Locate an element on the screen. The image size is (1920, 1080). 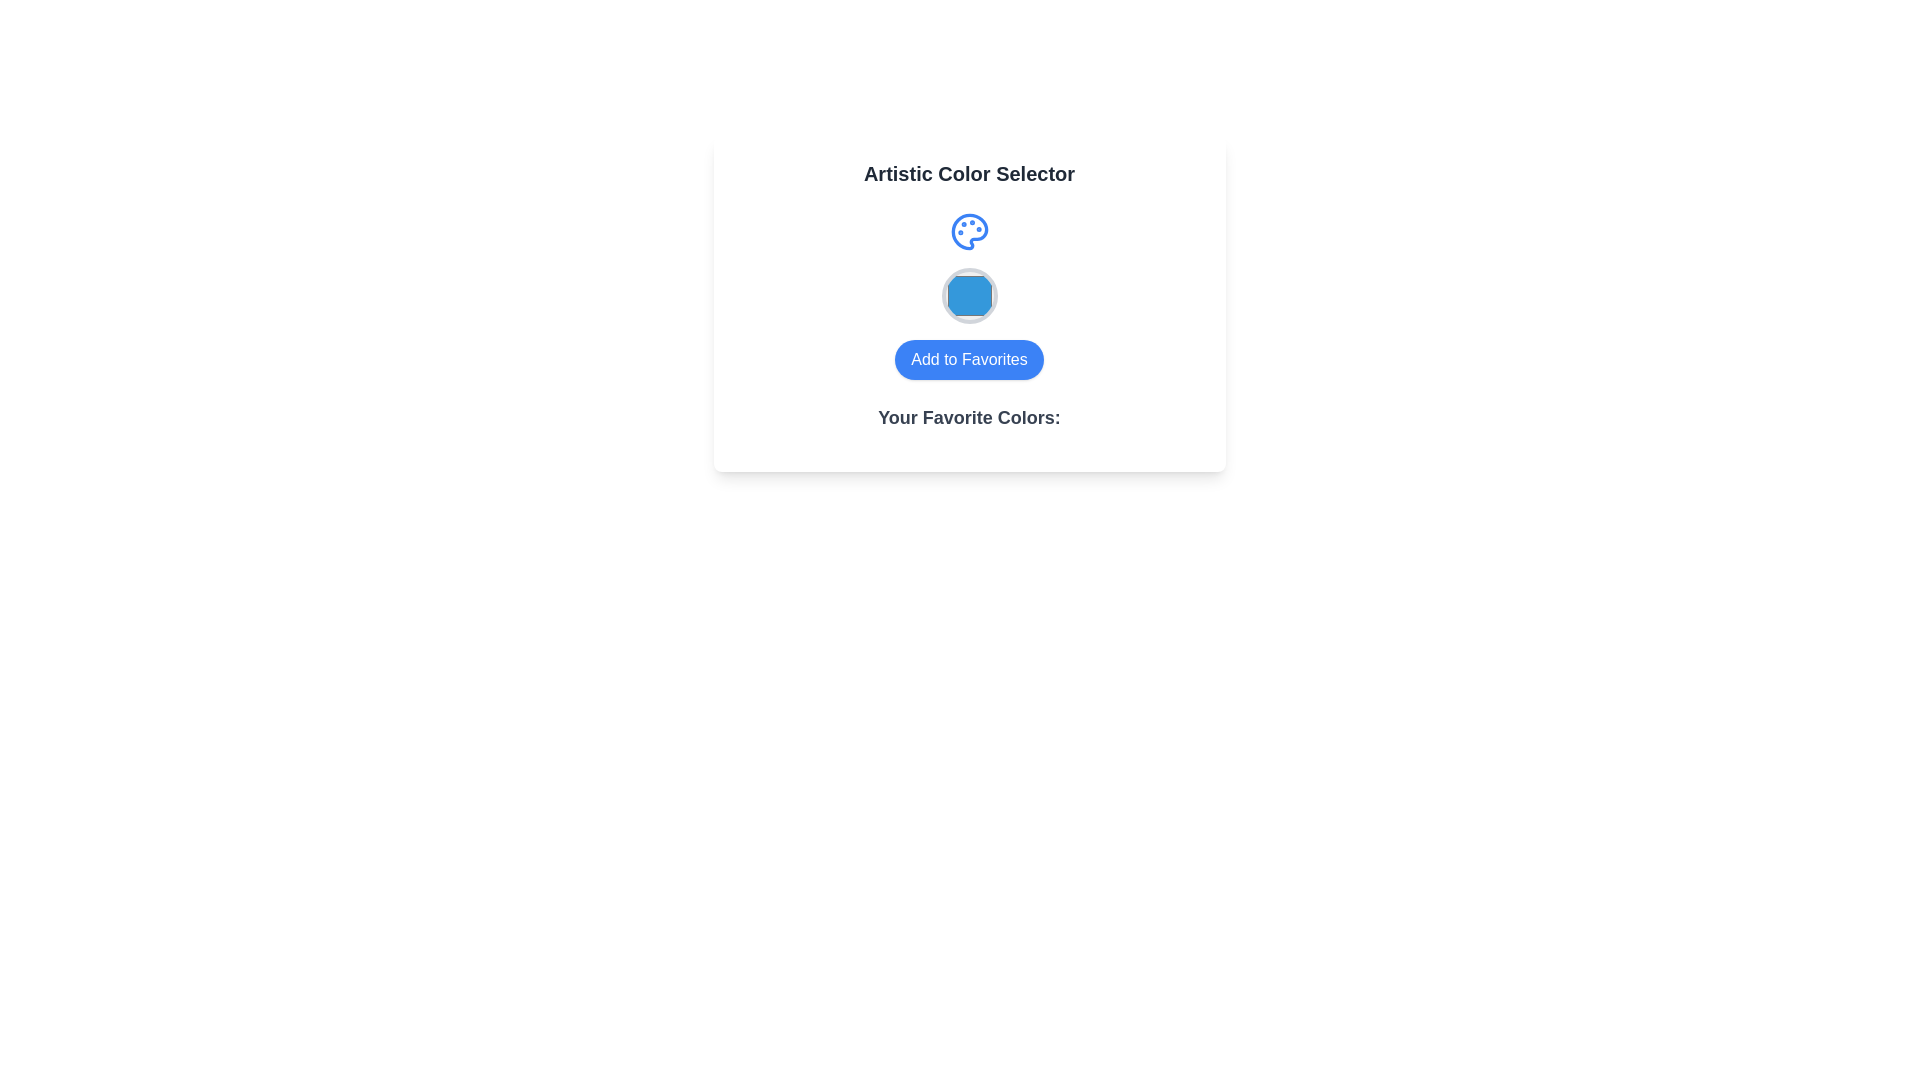
the favorite color button located at the bottom of the vertical layout is located at coordinates (969, 358).